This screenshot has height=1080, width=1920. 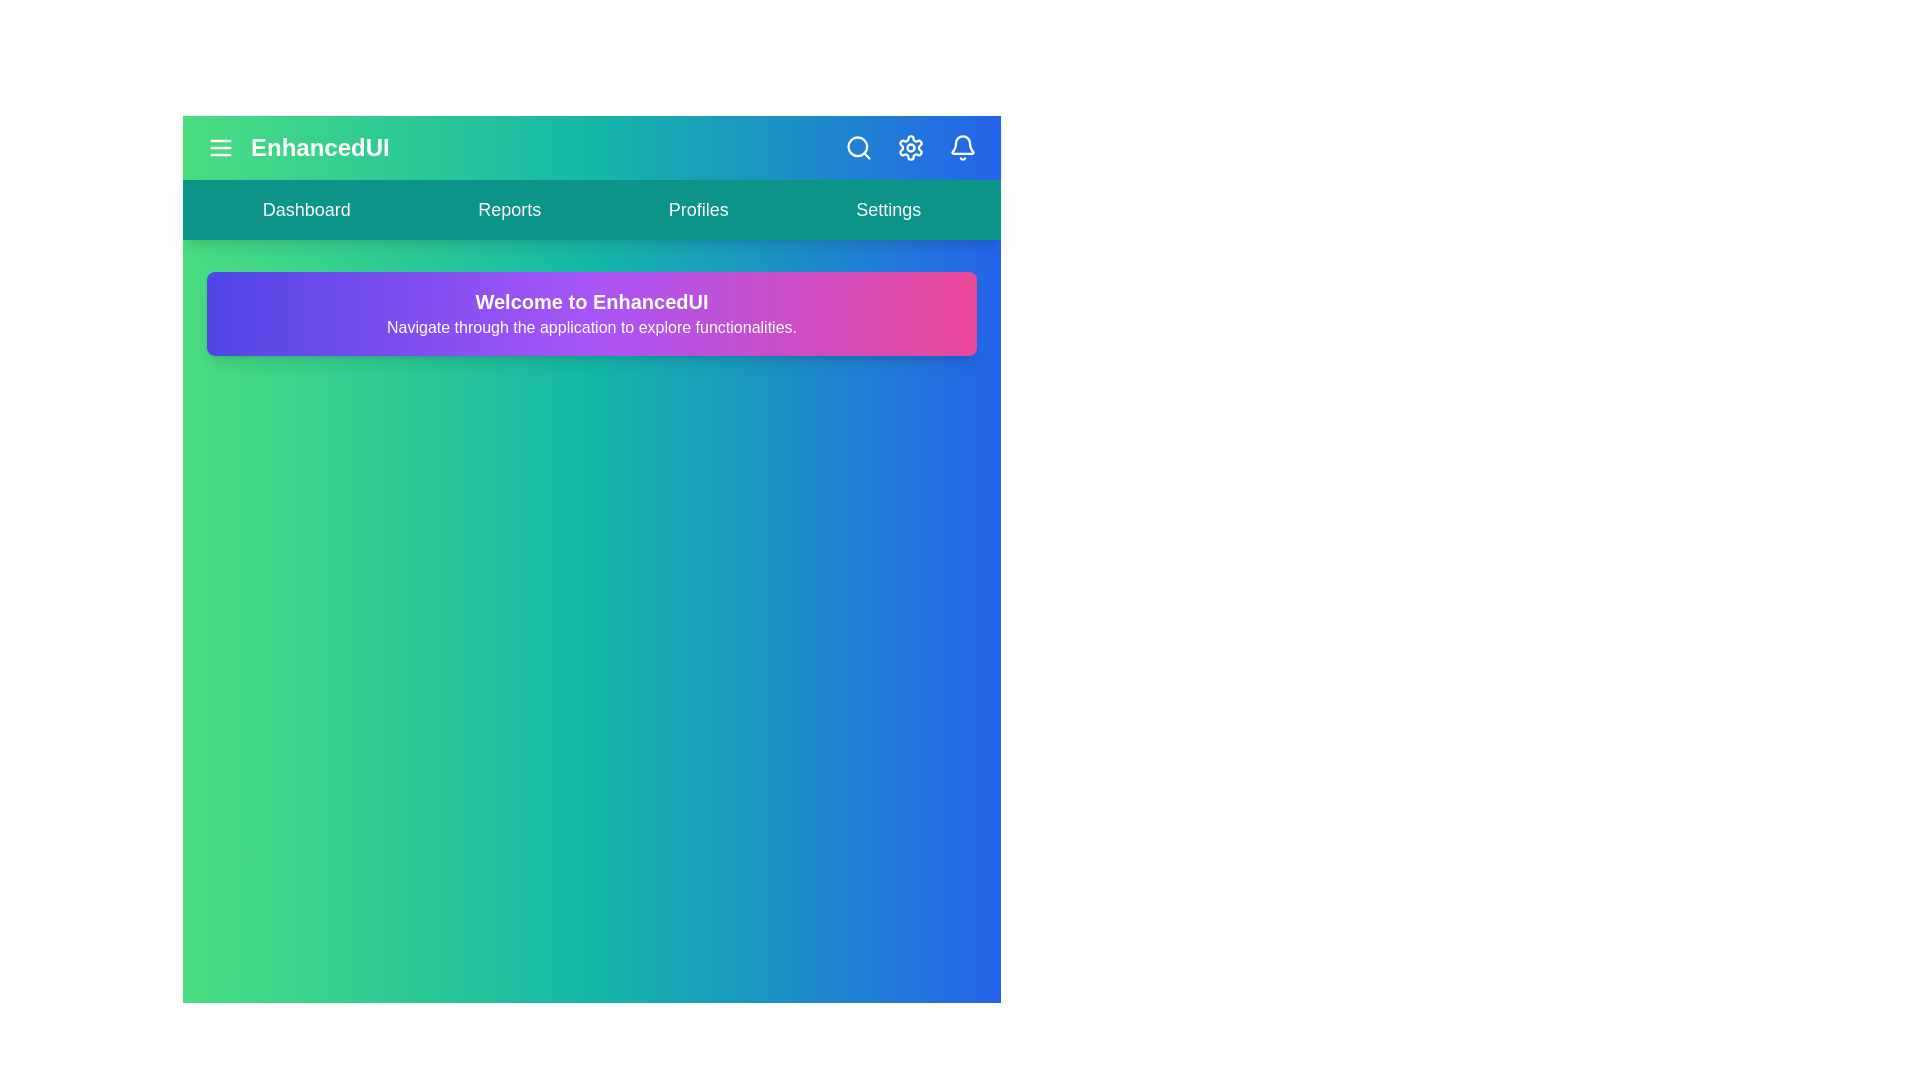 What do you see at coordinates (887, 209) in the screenshot?
I see `the navigation link labeled 'Settings' to preview its hover effect` at bounding box center [887, 209].